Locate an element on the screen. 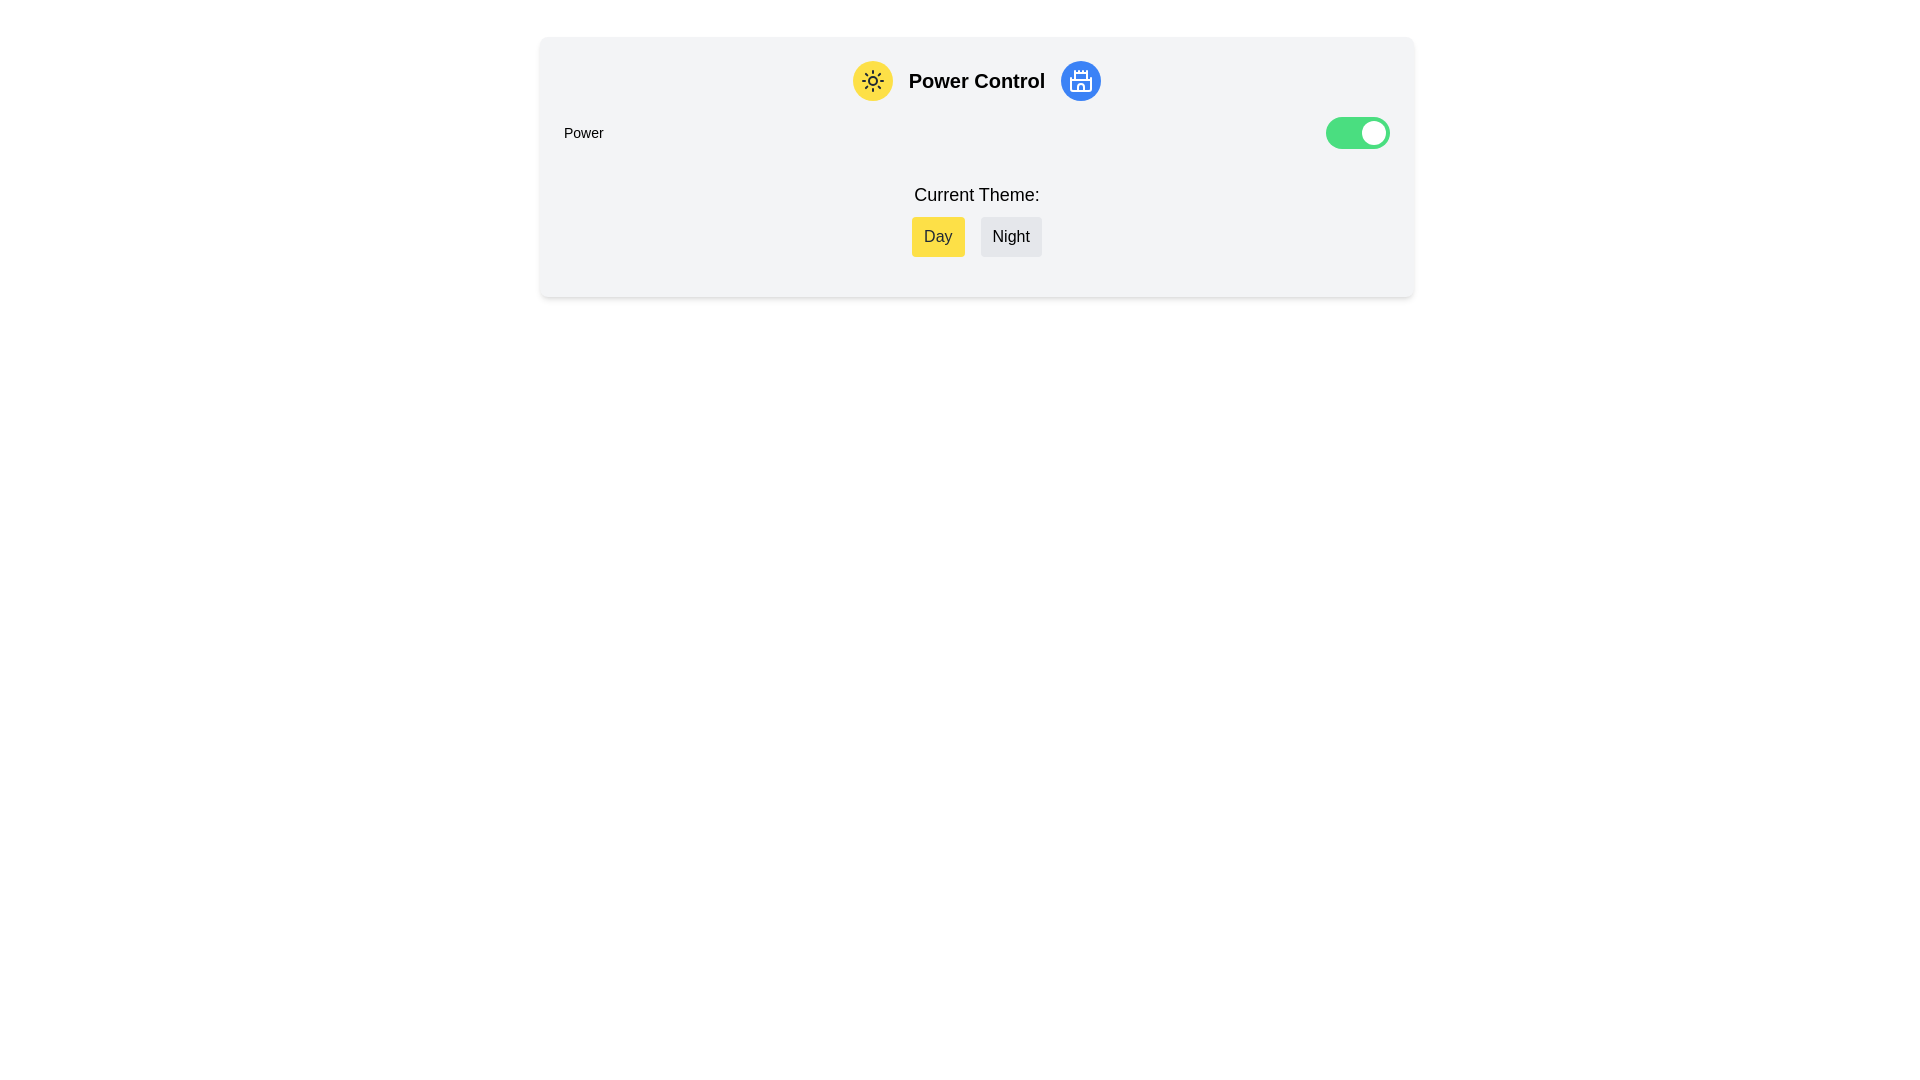 Image resolution: width=1920 pixels, height=1080 pixels. the castle icon located at the top right of the 'Power Control' section, which has a circular blue background is located at coordinates (1080, 80).